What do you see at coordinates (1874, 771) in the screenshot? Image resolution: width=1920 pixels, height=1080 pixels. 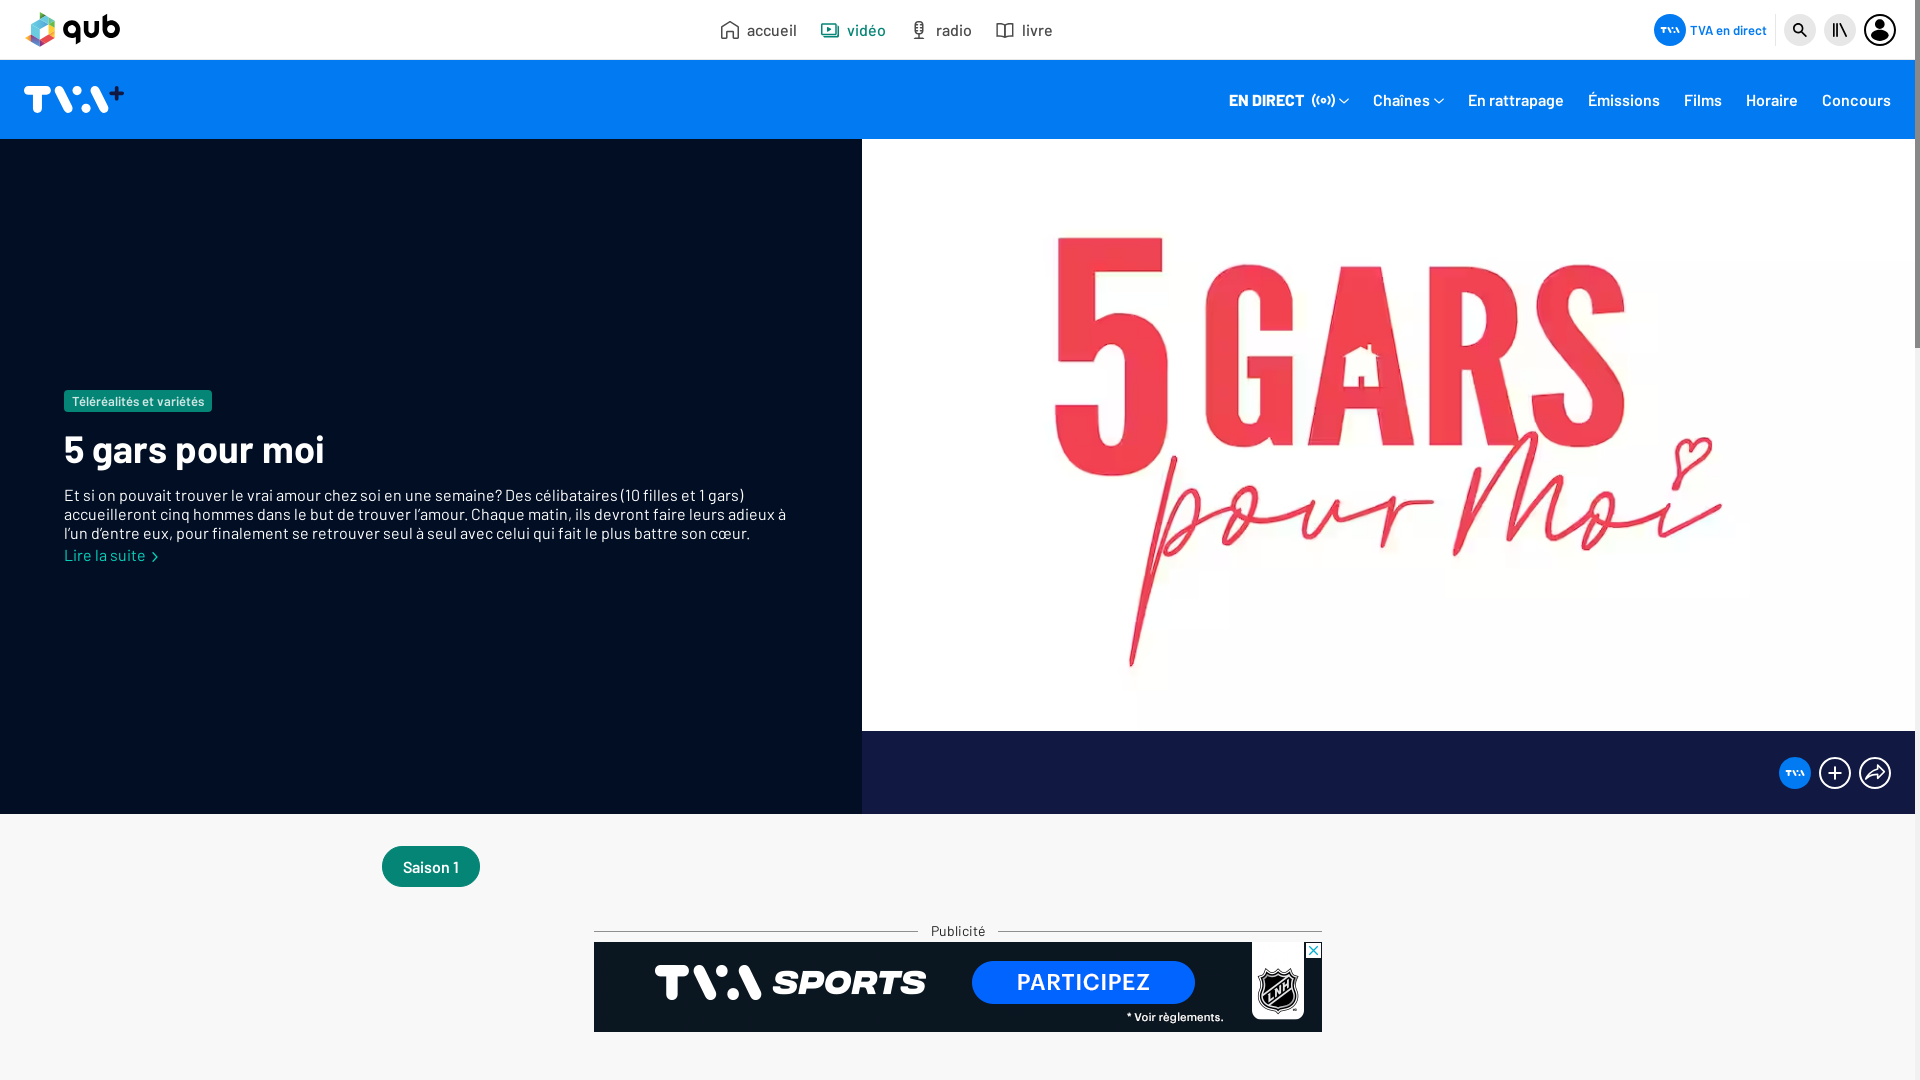 I see `'Partager'` at bounding box center [1874, 771].